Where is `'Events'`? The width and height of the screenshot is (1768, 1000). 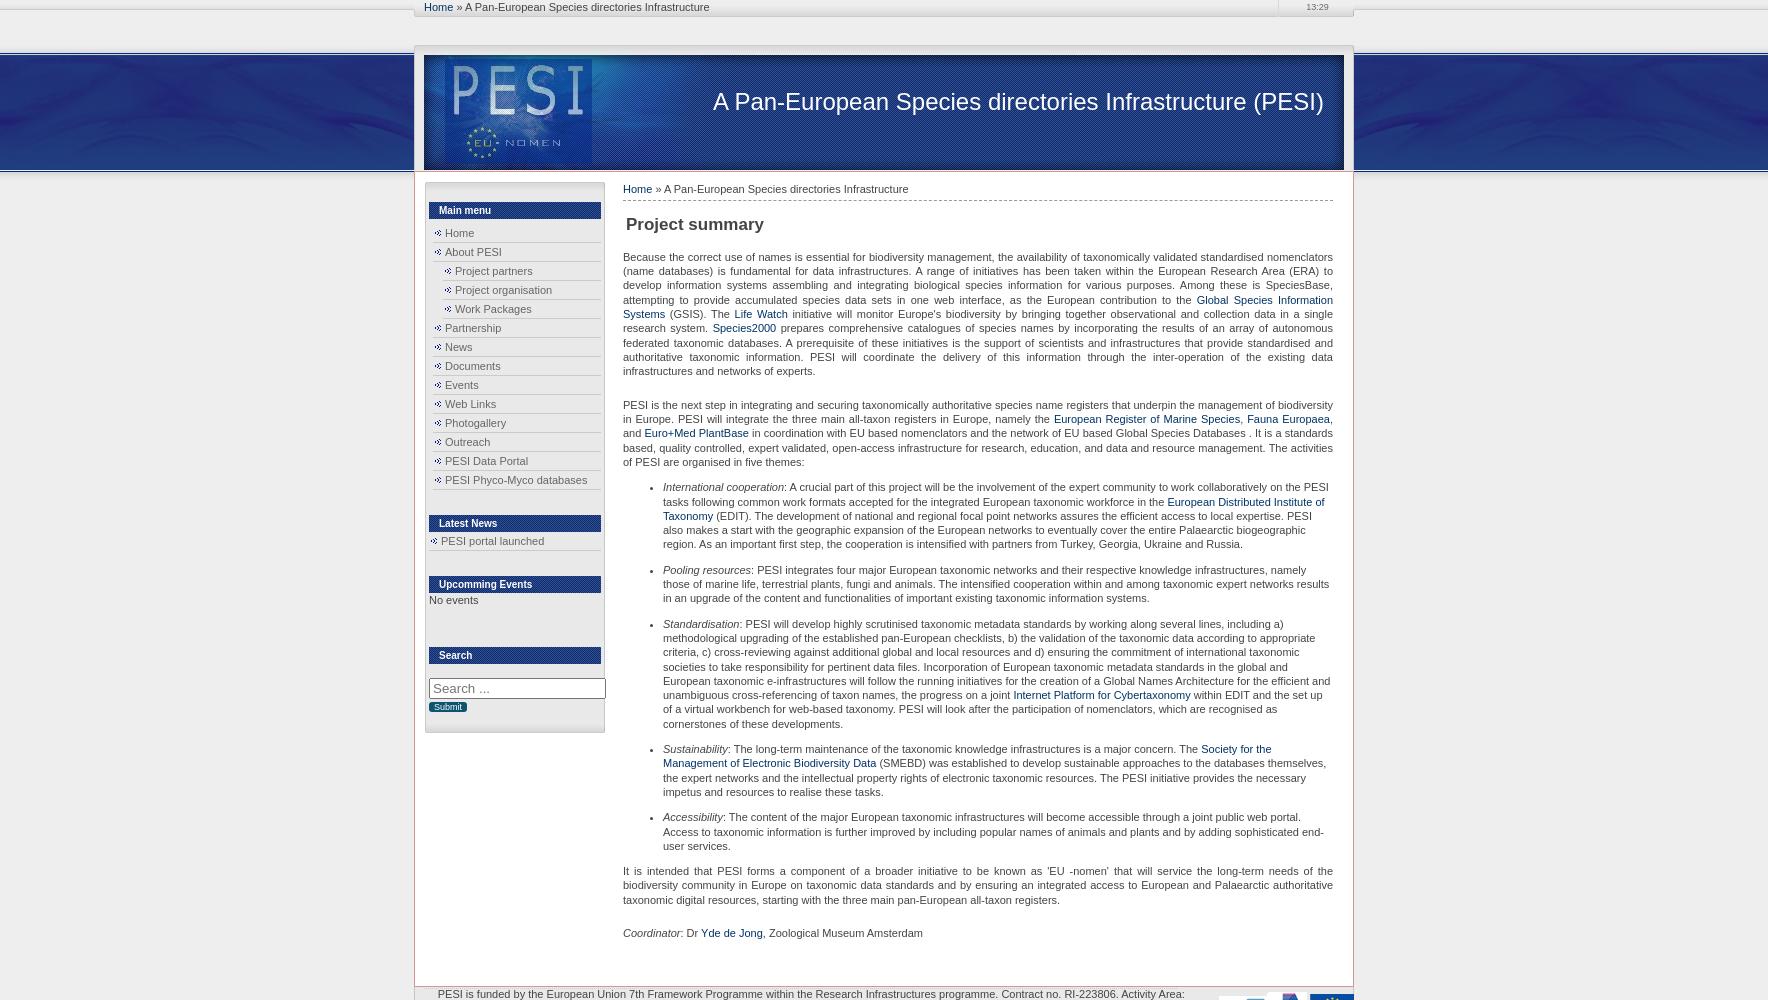 'Events' is located at coordinates (460, 385).